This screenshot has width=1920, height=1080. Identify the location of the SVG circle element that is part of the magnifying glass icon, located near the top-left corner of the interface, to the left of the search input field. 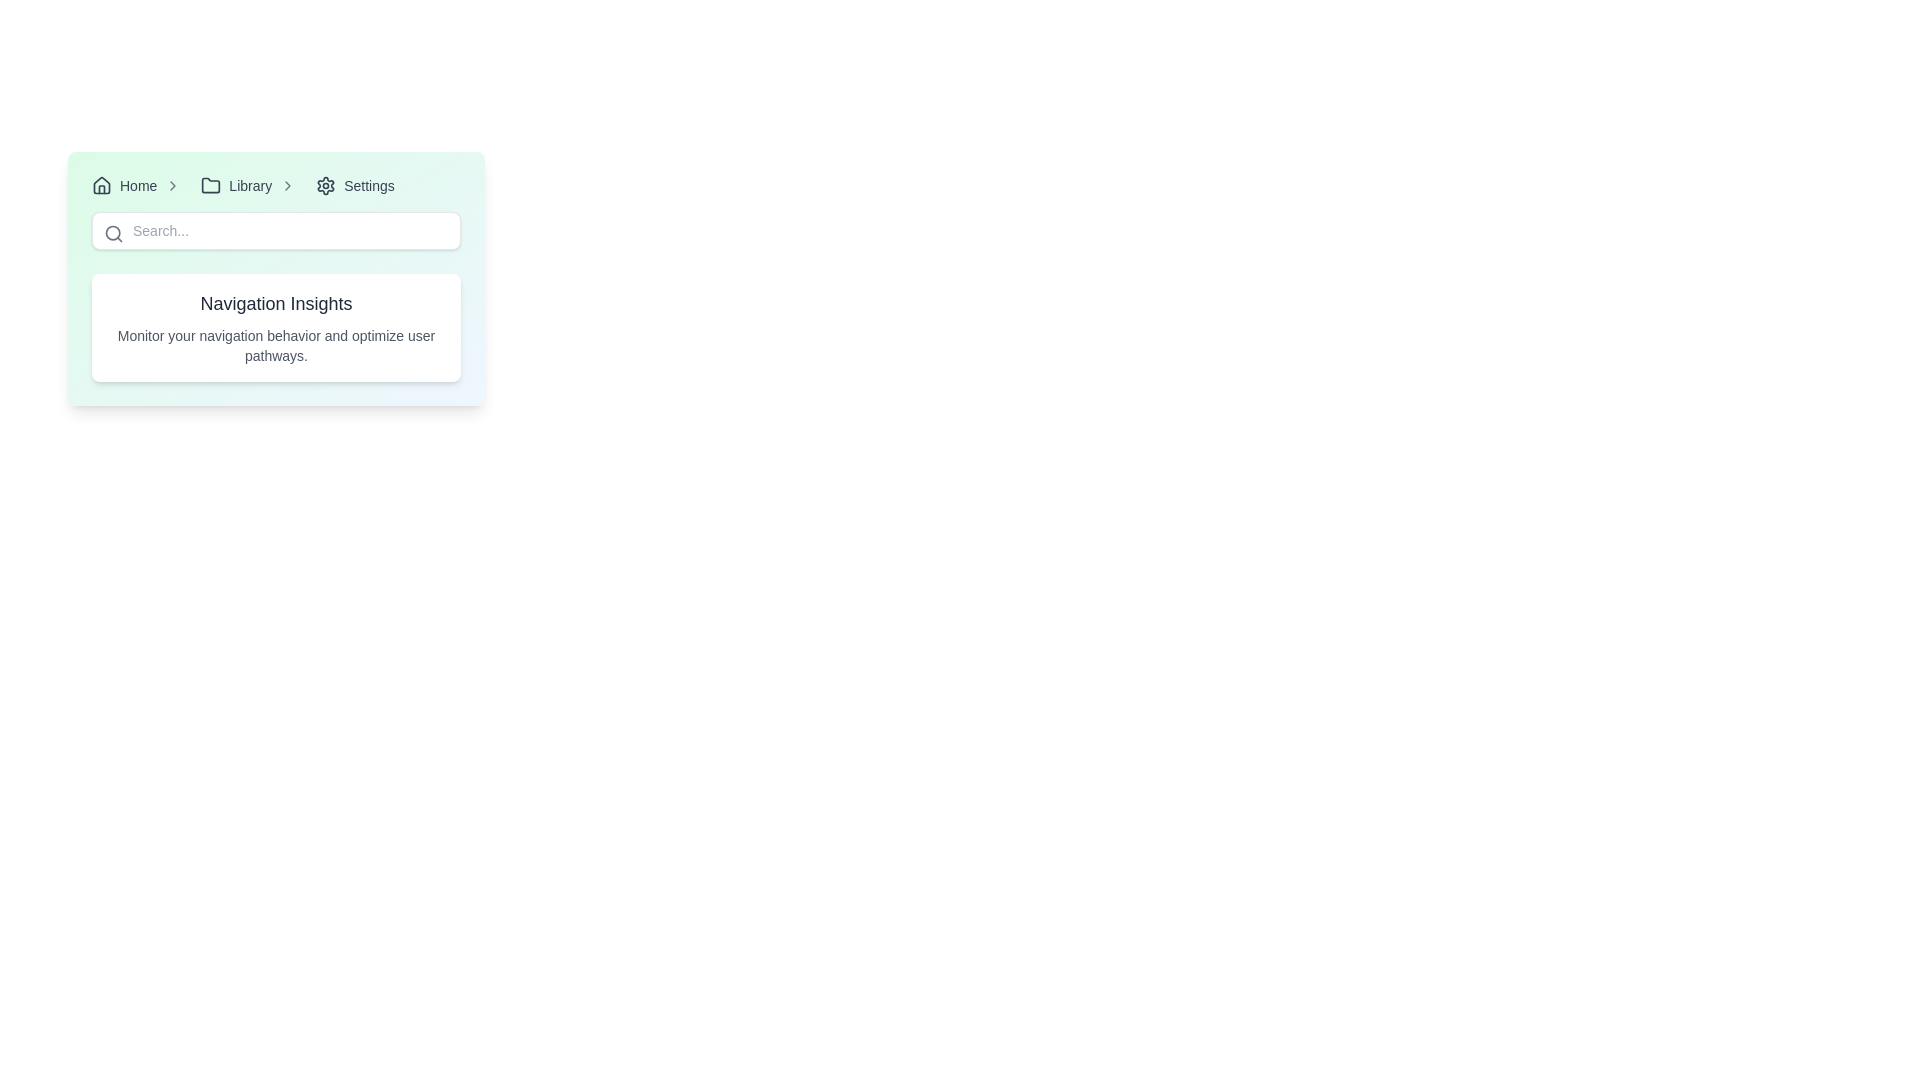
(112, 232).